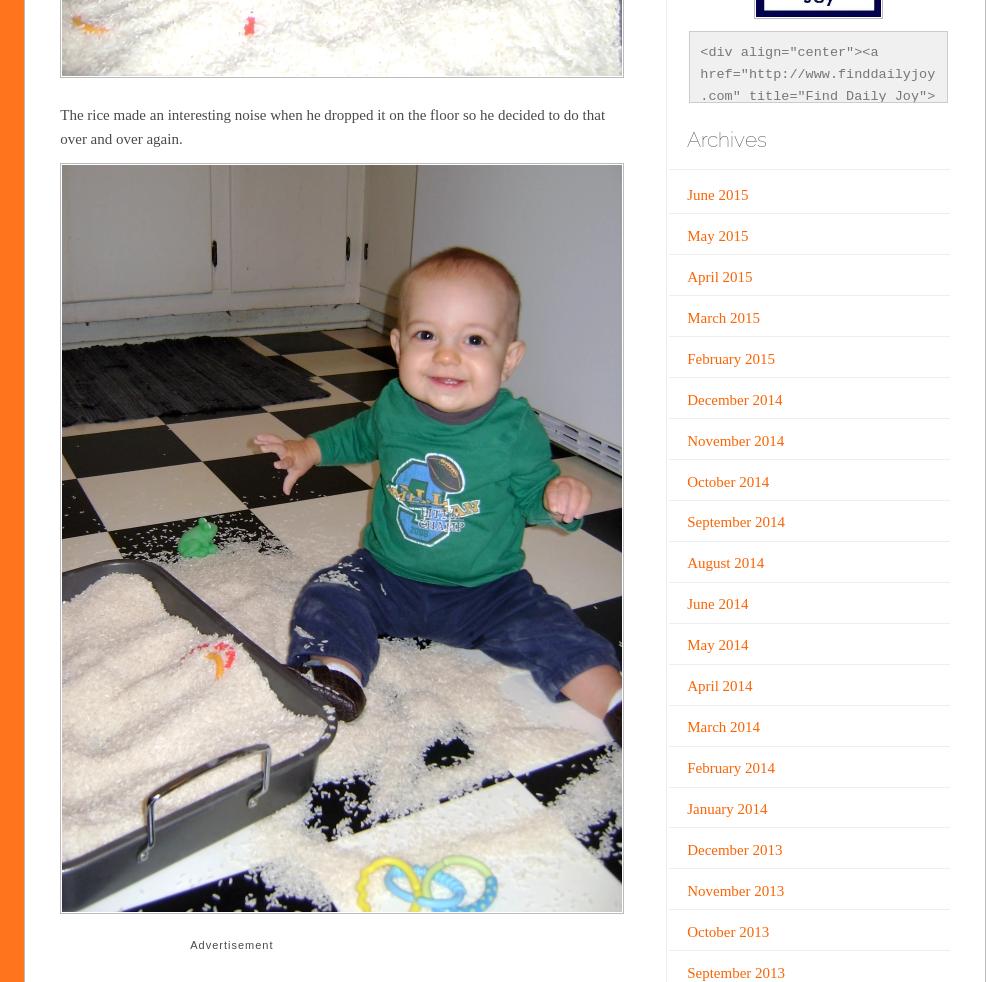 The height and width of the screenshot is (982, 986). What do you see at coordinates (735, 521) in the screenshot?
I see `'September 2014'` at bounding box center [735, 521].